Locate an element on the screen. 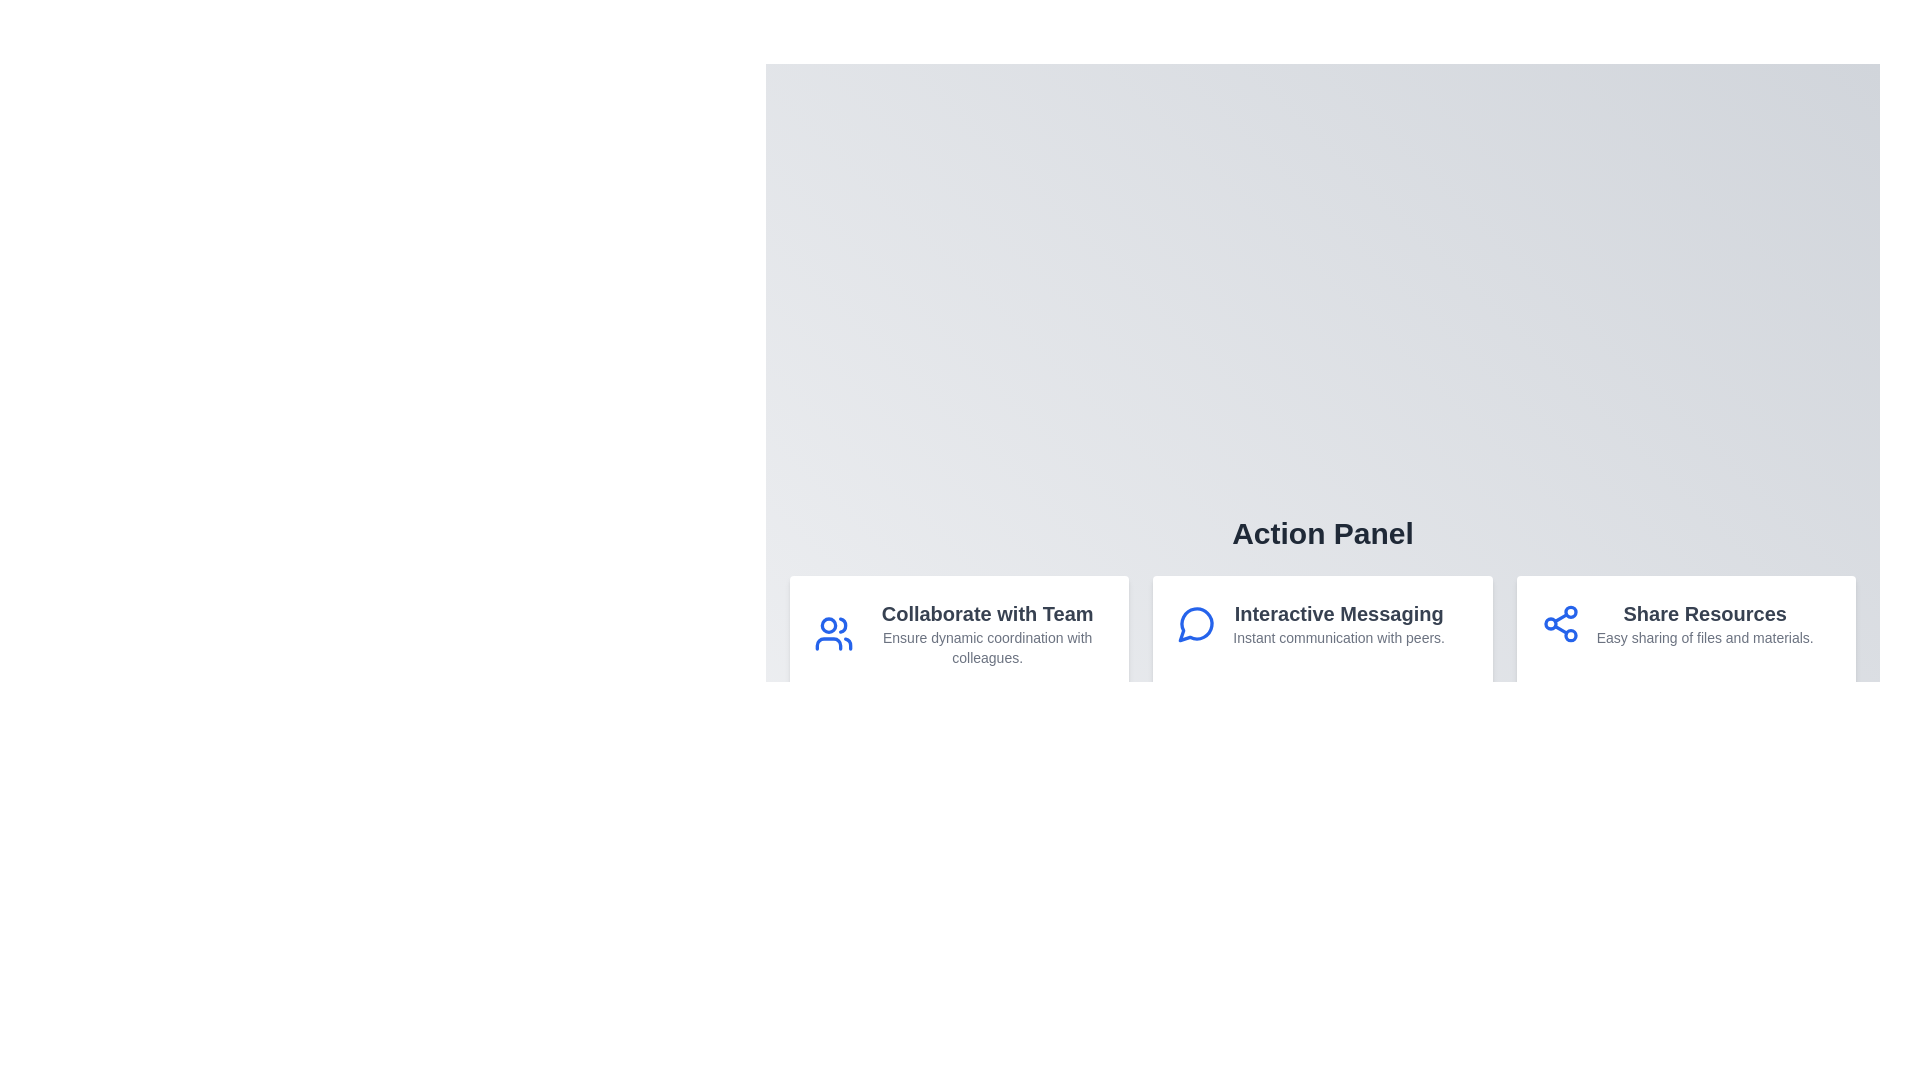 Image resolution: width=1920 pixels, height=1080 pixels. the Text Label that introduces the action 'Collaborate with Team', located at the upper portion of the card component is located at coordinates (987, 612).